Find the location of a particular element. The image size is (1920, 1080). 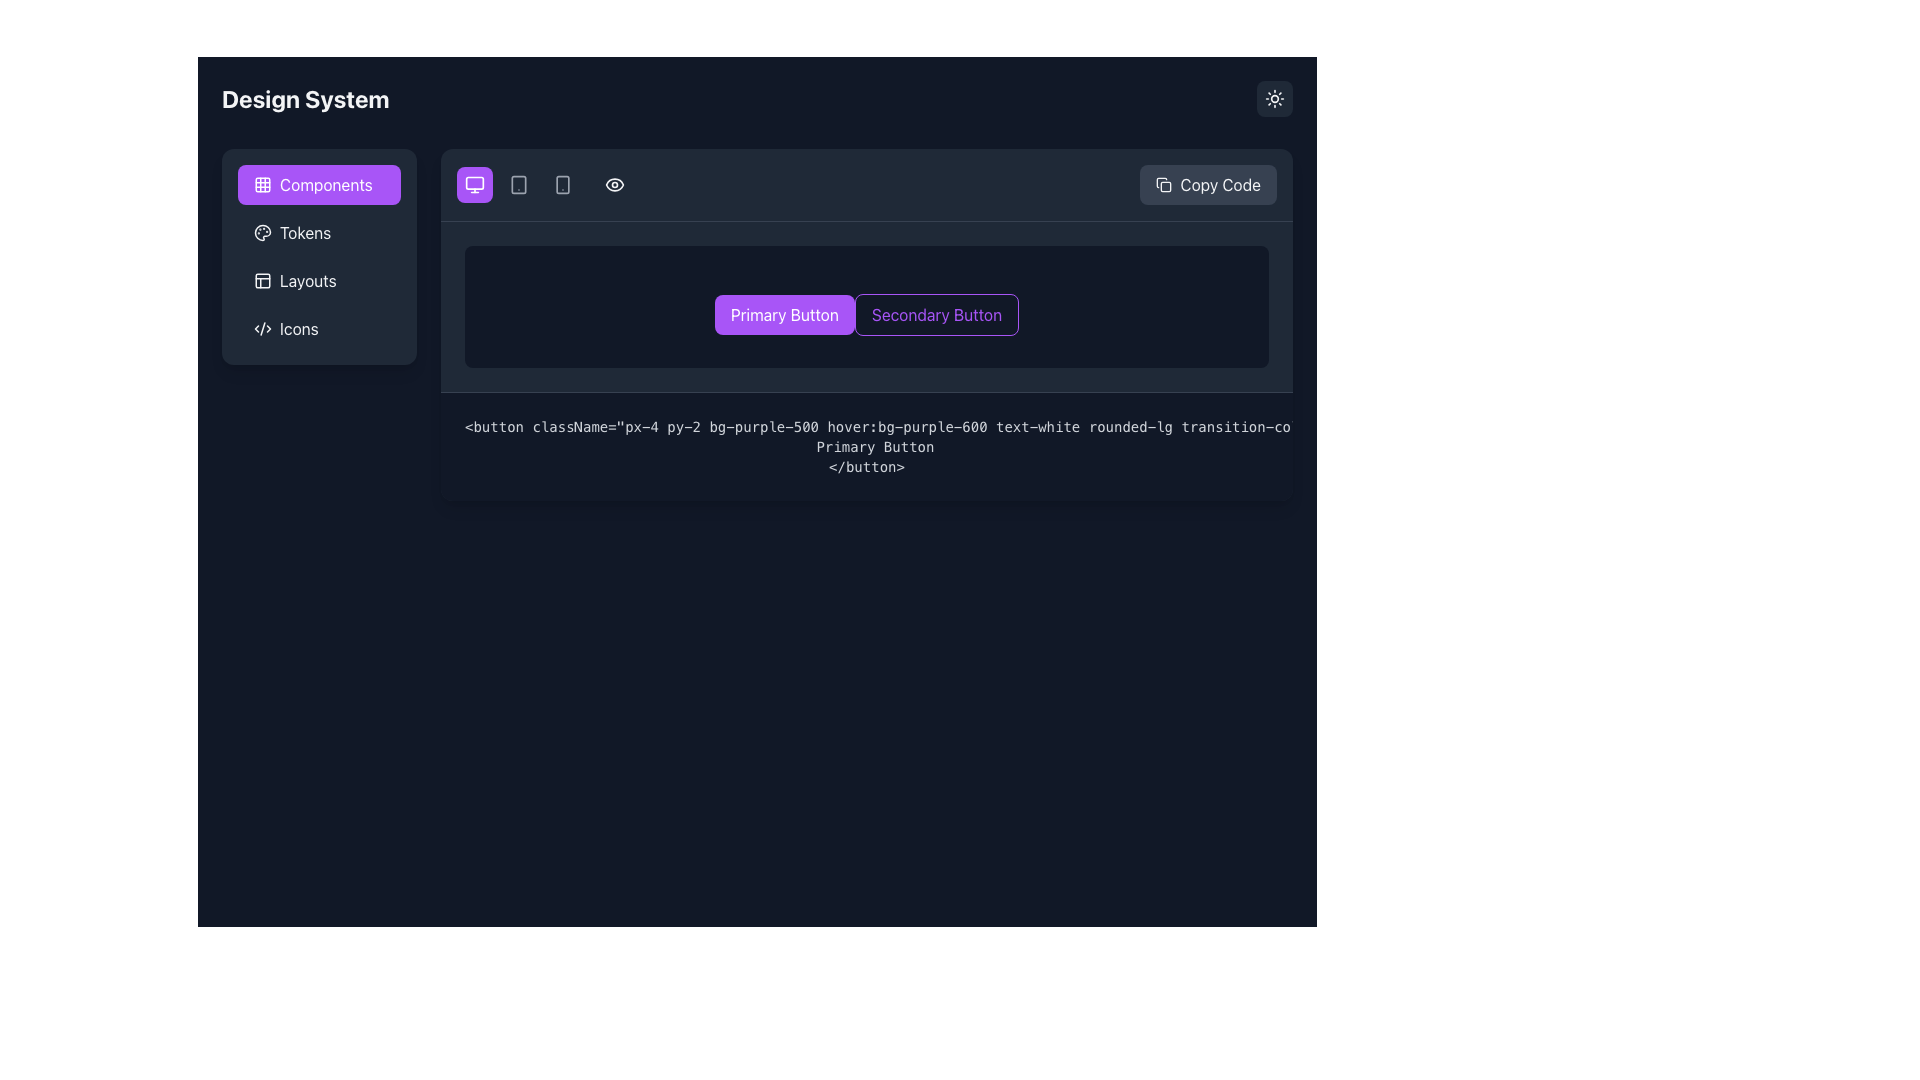

the monitor icon button is located at coordinates (474, 185).